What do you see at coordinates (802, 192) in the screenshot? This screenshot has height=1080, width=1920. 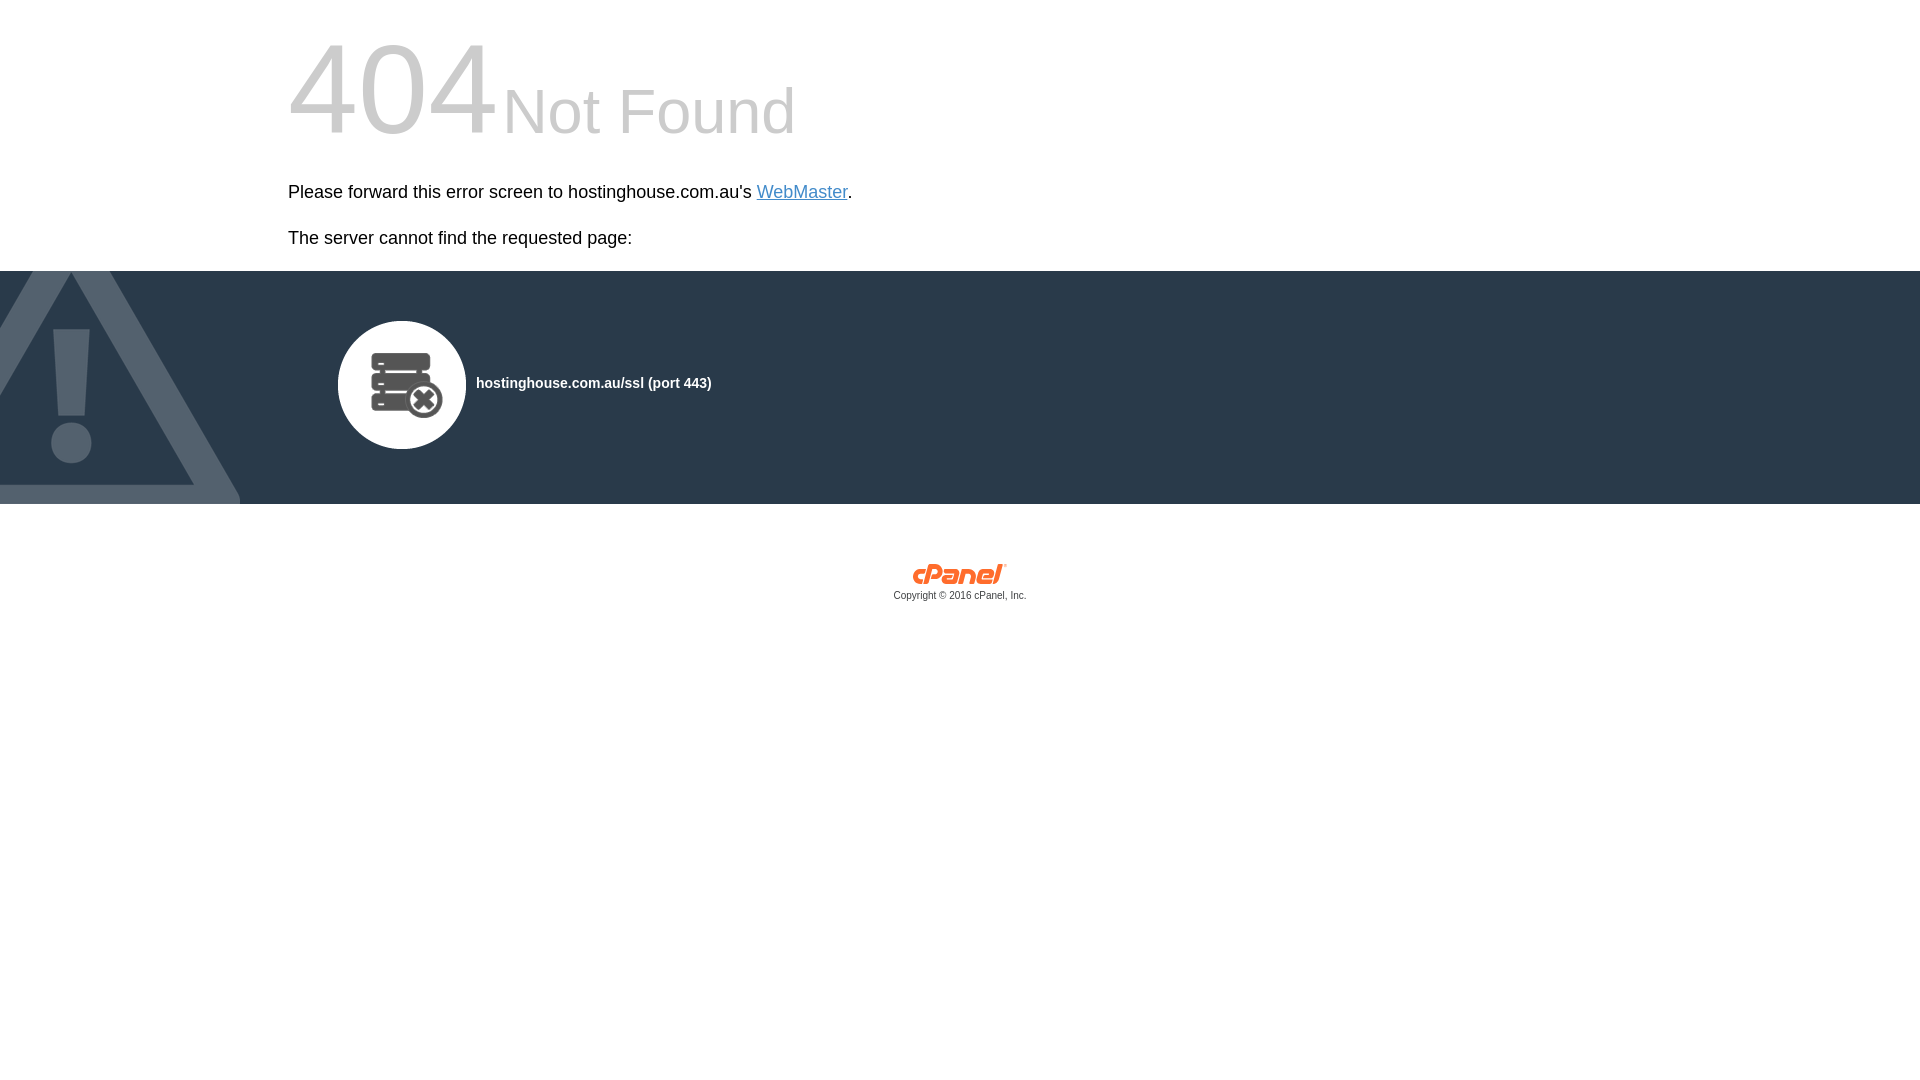 I see `'WebMaster'` at bounding box center [802, 192].